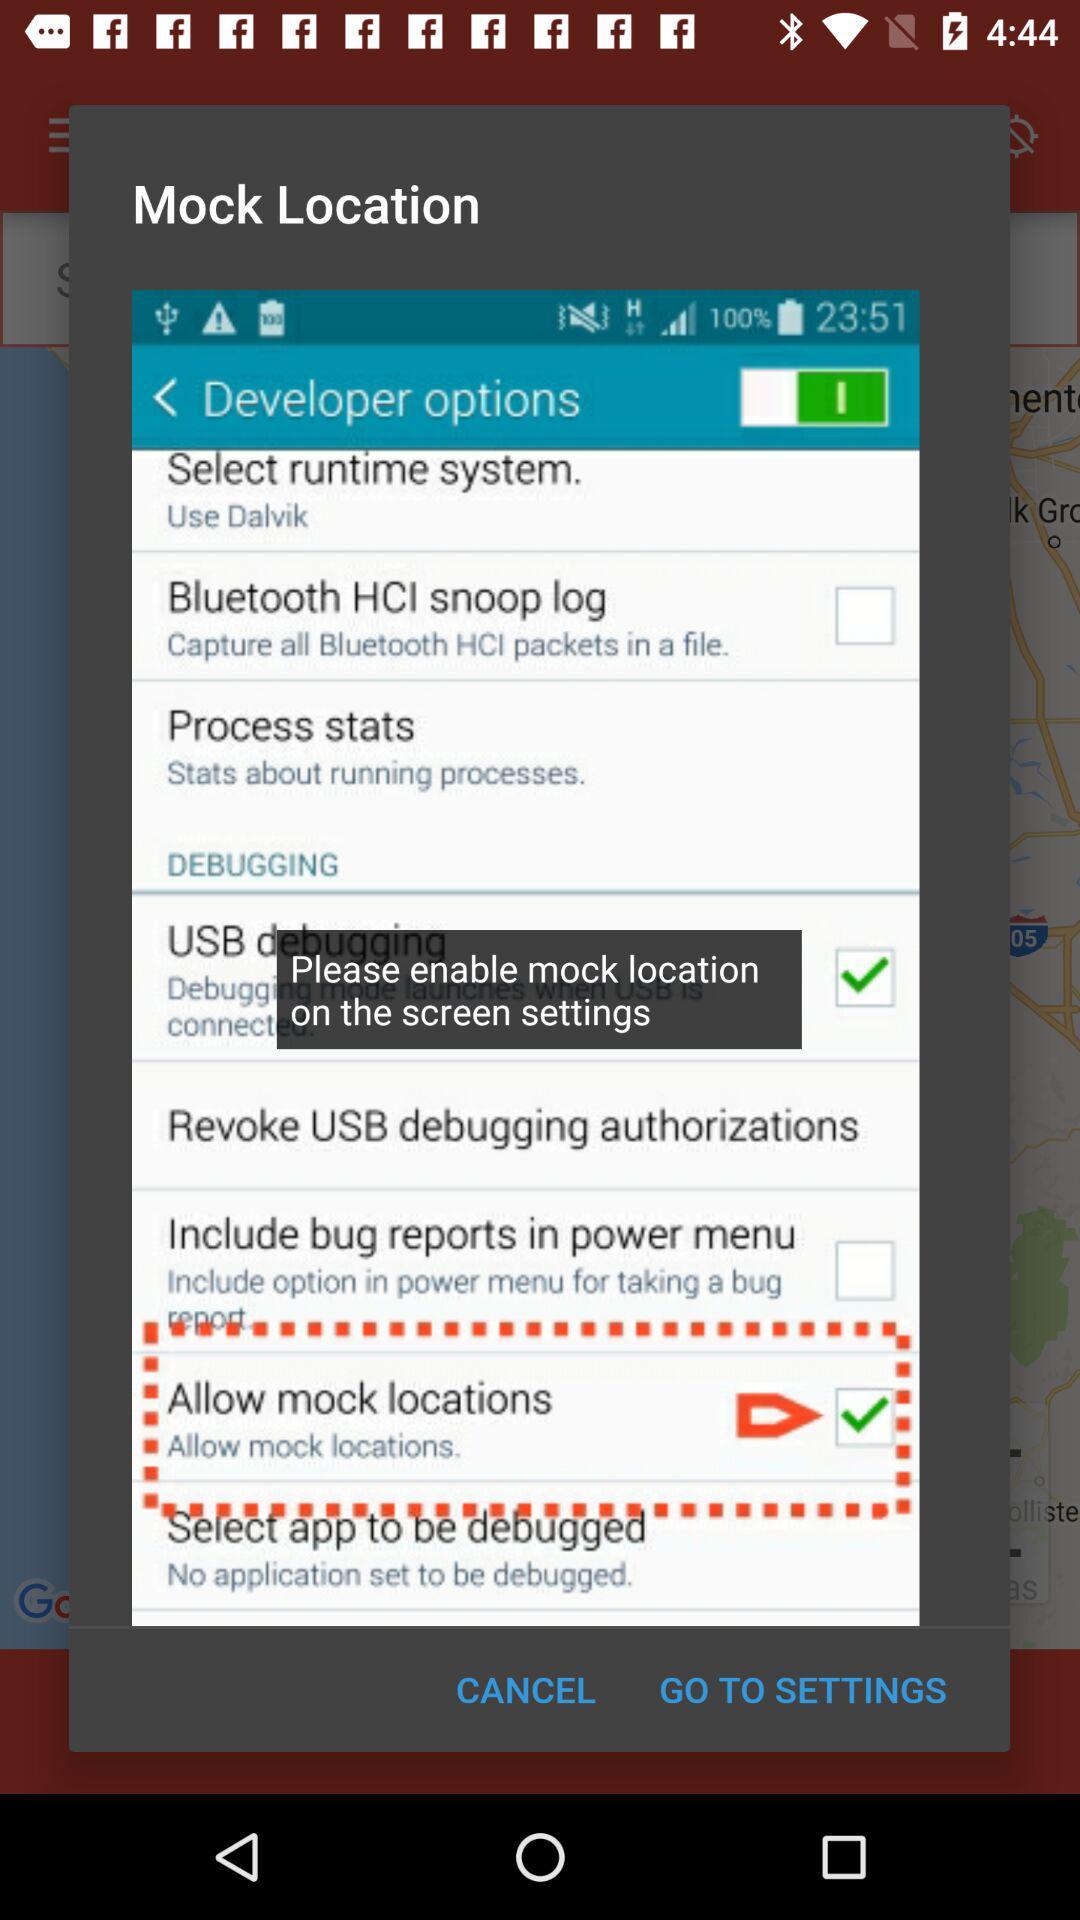 This screenshot has width=1080, height=1920. What do you see at coordinates (802, 1688) in the screenshot?
I see `the go to settings item` at bounding box center [802, 1688].